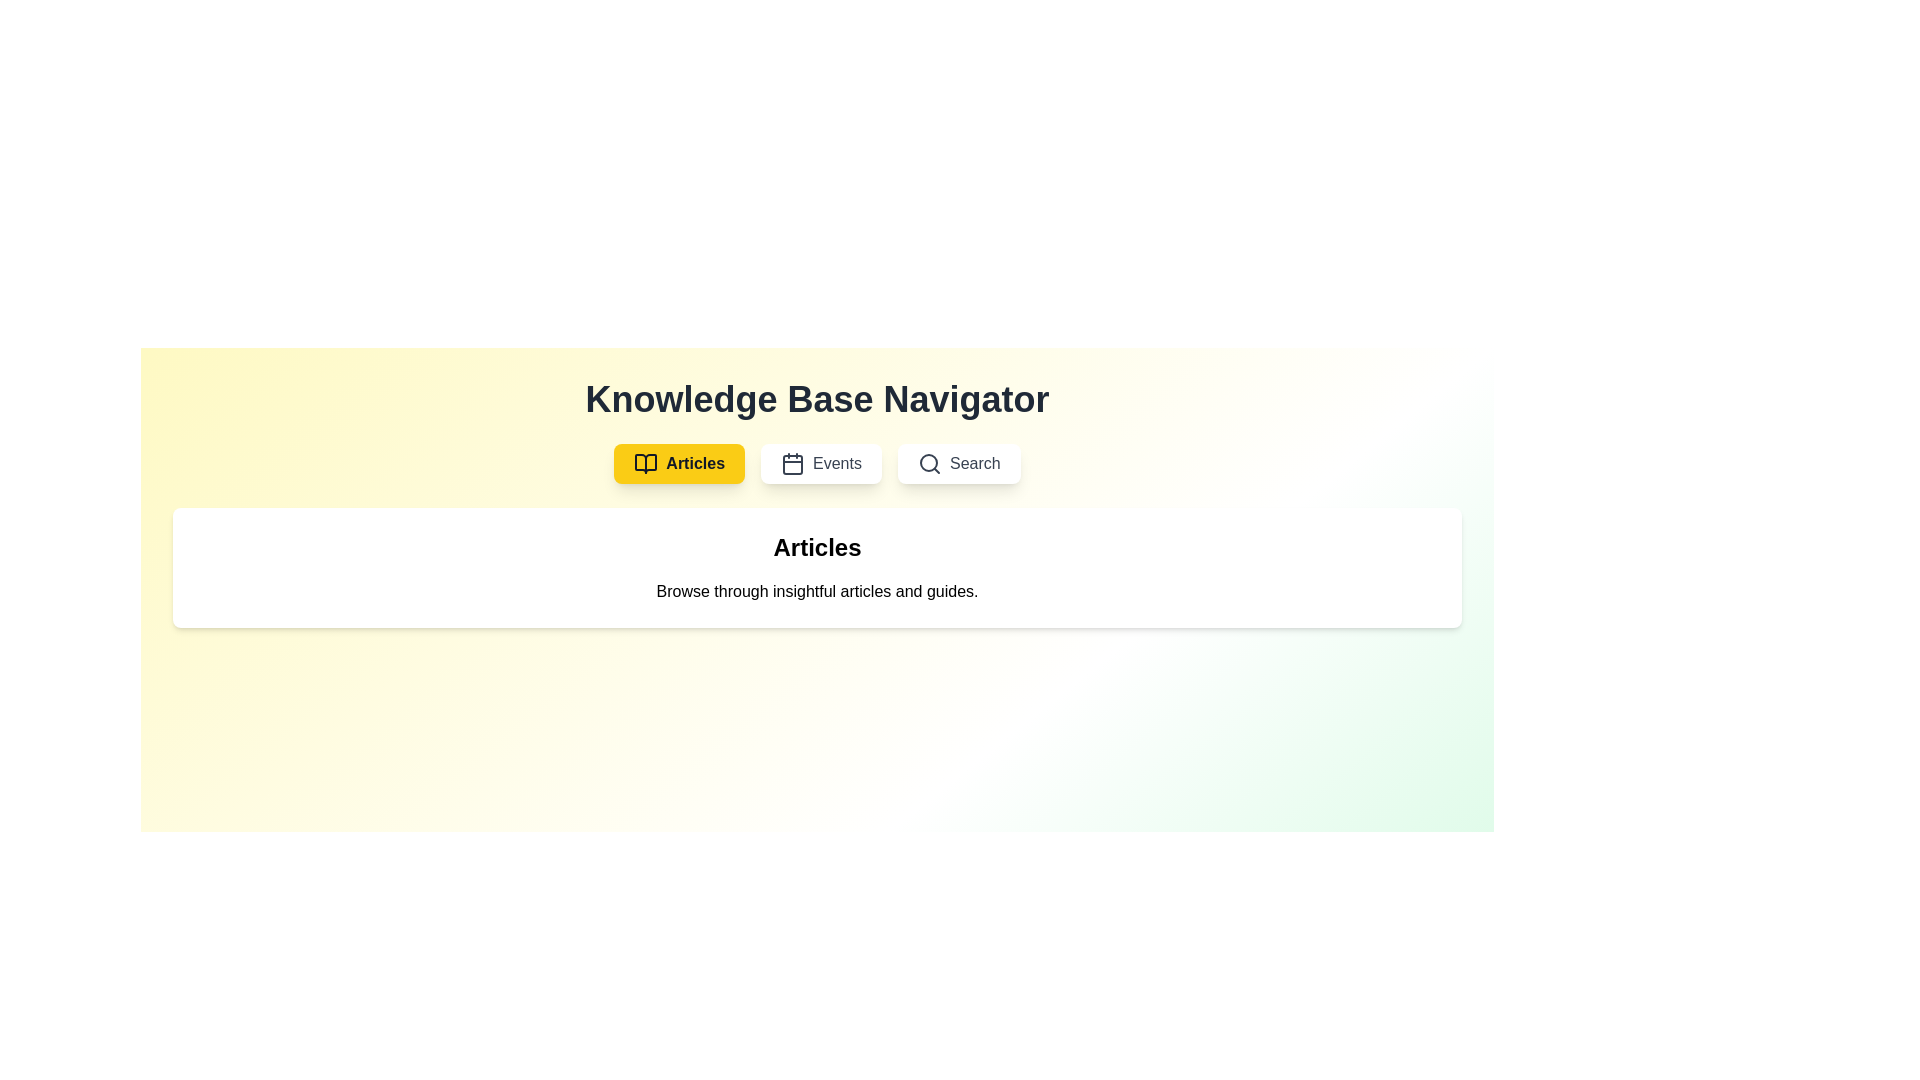 The width and height of the screenshot is (1920, 1080). I want to click on the Events tab, so click(821, 463).